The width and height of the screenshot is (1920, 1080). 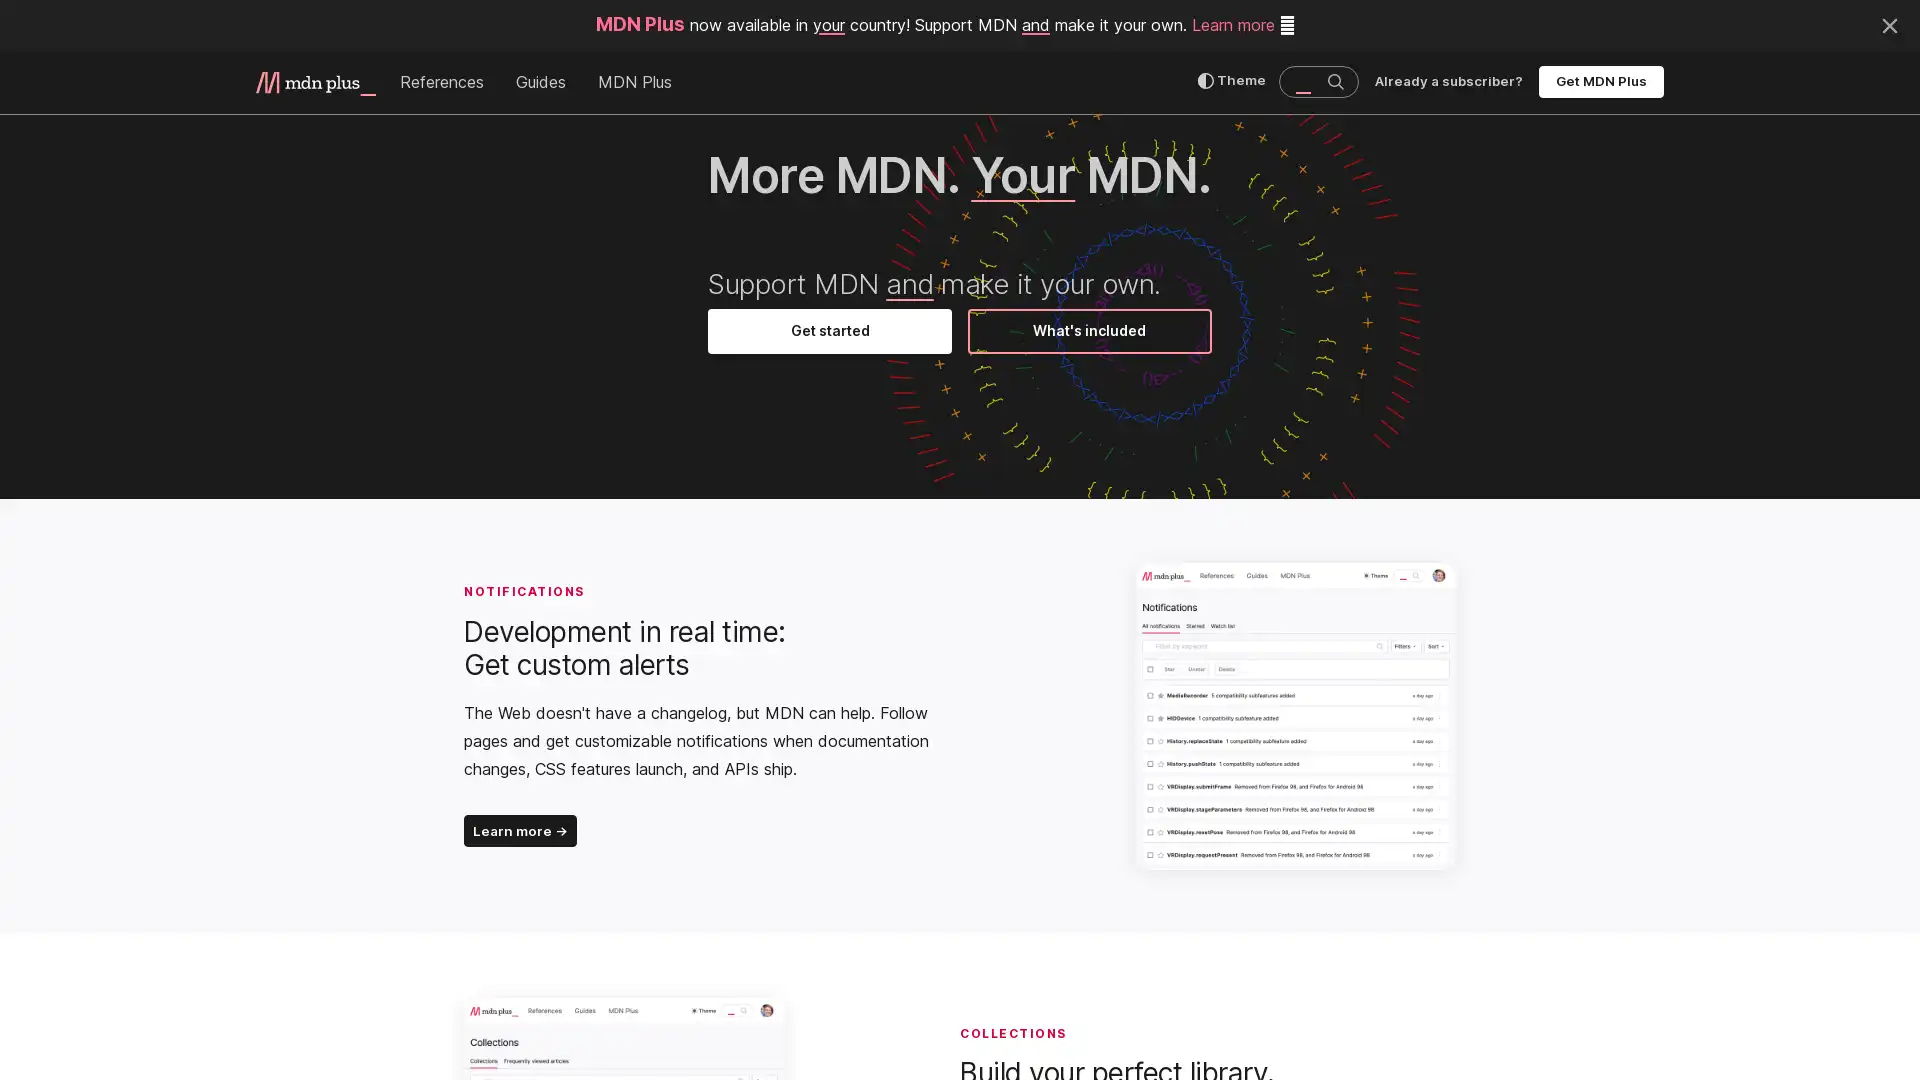 I want to click on SEARCH, so click(x=1334, y=80).